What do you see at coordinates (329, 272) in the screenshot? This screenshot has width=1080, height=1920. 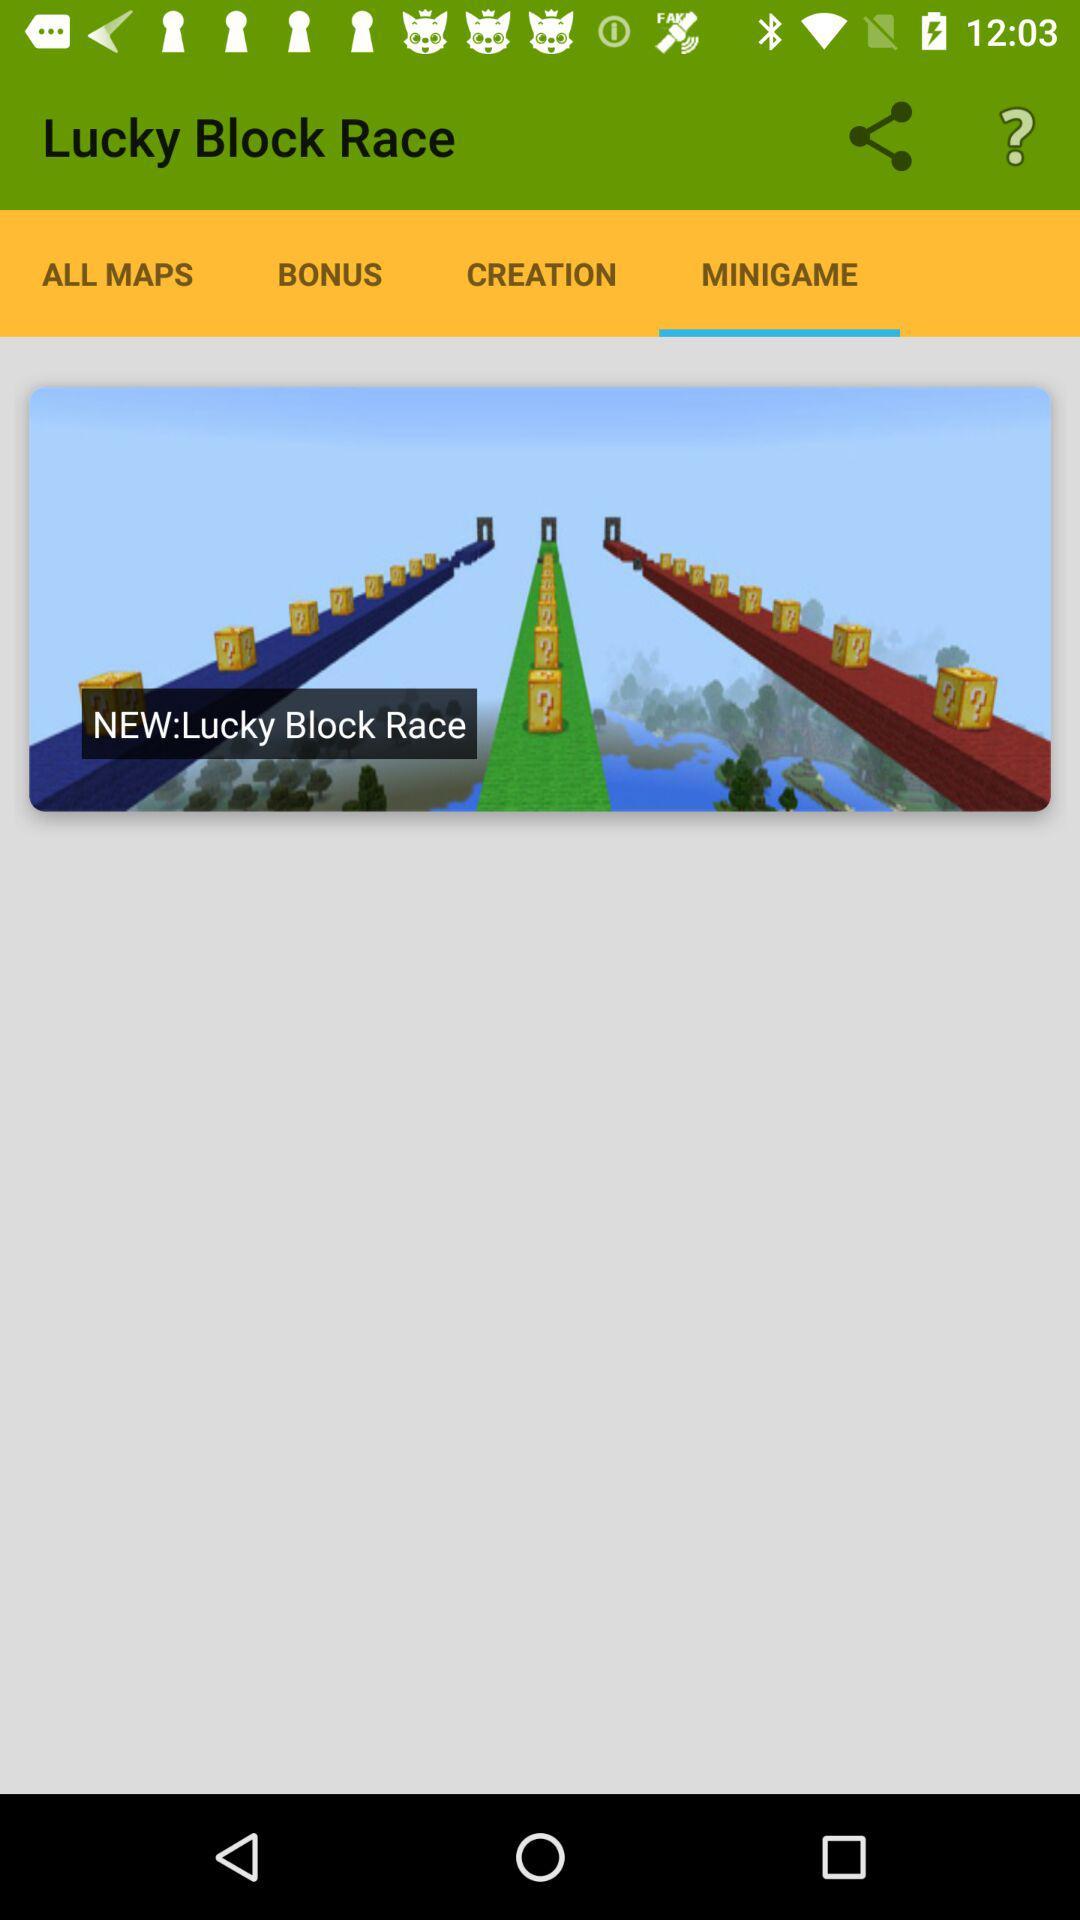 I see `the bonus item` at bounding box center [329, 272].